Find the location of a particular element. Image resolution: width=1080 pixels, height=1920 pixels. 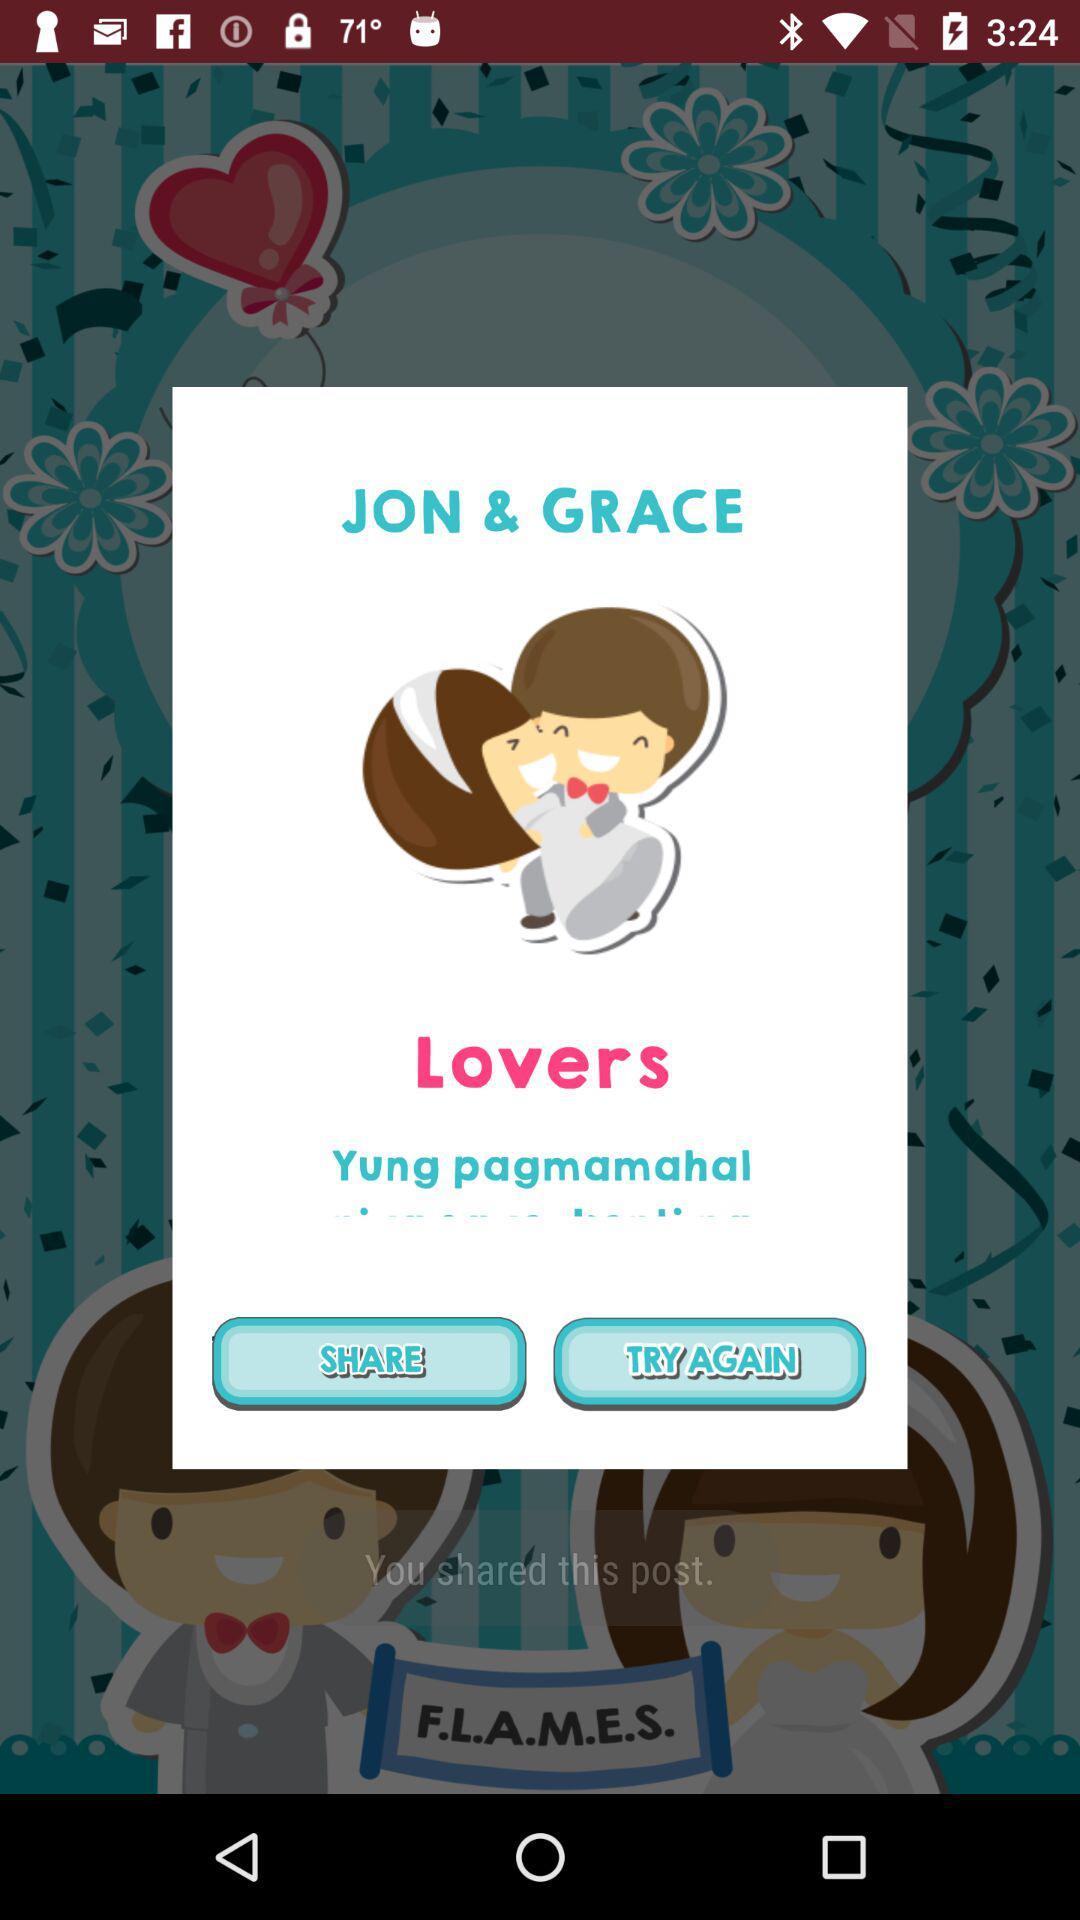

try again is located at coordinates (709, 1362).